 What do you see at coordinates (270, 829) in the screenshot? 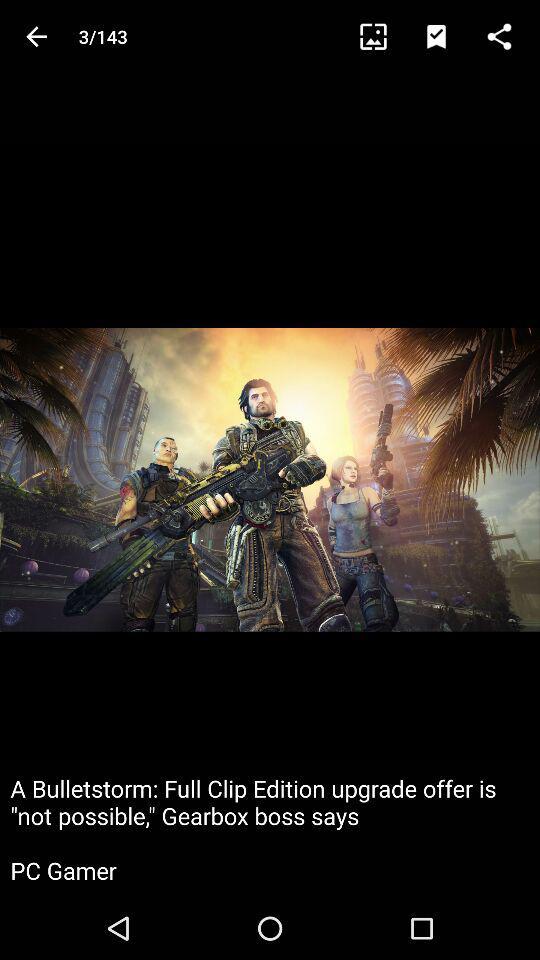
I see `a bulletstorm full item` at bounding box center [270, 829].